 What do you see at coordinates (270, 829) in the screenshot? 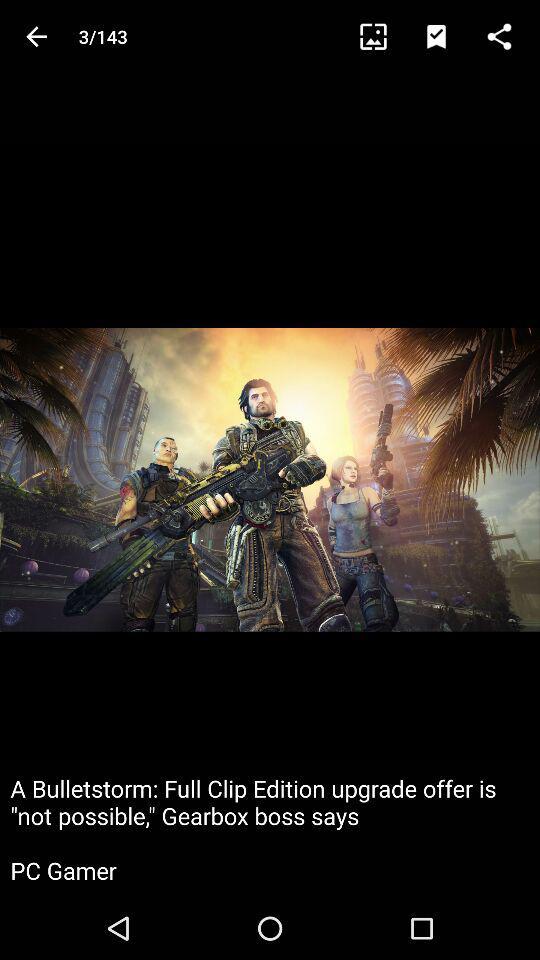
I see `a bulletstorm full item` at bounding box center [270, 829].